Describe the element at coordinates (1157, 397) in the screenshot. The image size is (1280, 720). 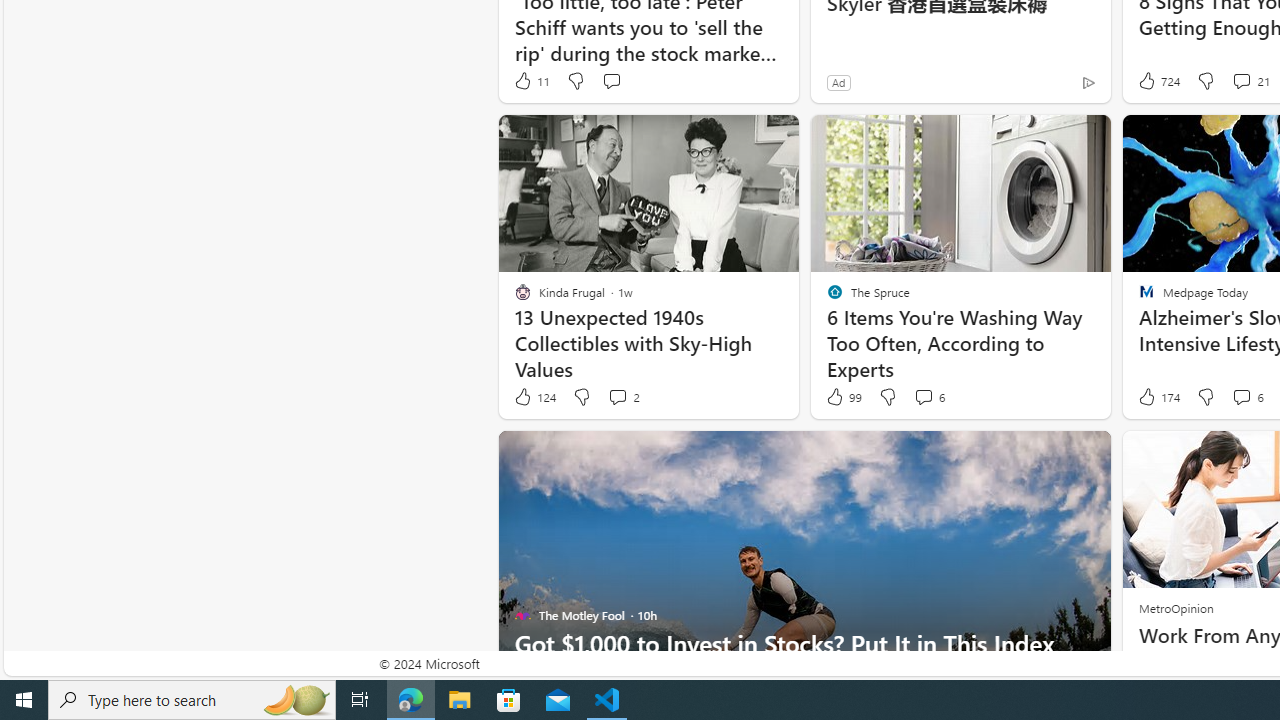
I see `'174 Like'` at that location.